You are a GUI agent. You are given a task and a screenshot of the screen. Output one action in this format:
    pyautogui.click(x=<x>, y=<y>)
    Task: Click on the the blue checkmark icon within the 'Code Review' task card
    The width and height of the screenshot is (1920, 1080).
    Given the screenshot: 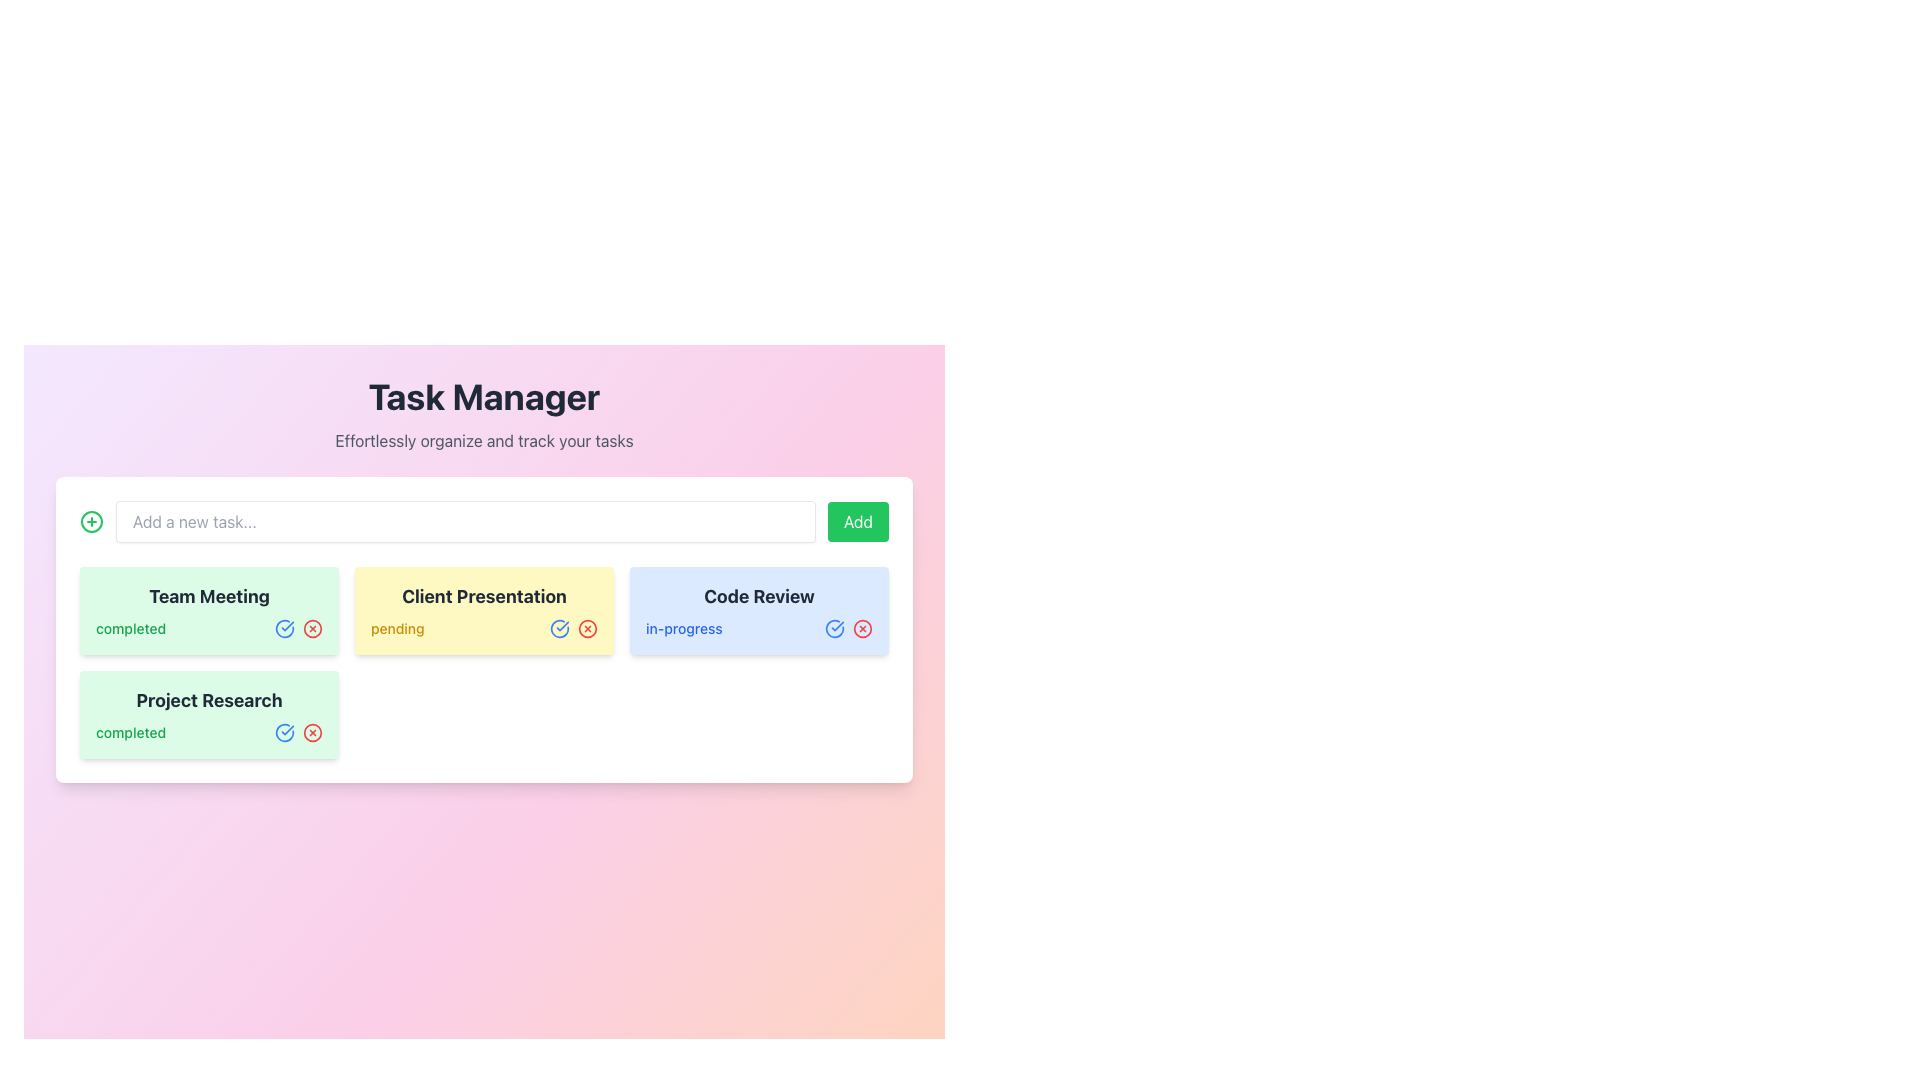 What is the action you would take?
    pyautogui.click(x=560, y=627)
    